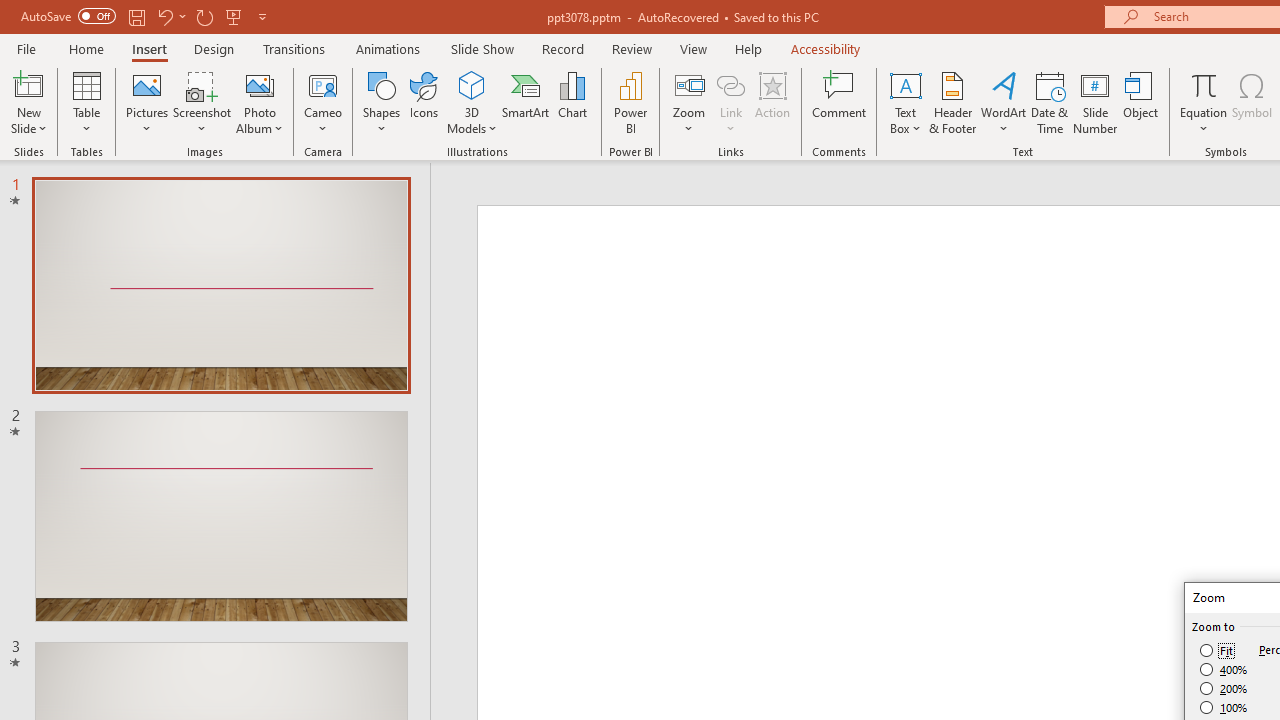 Image resolution: width=1280 pixels, height=720 pixels. Describe the element at coordinates (1223, 706) in the screenshot. I see `'100%'` at that location.